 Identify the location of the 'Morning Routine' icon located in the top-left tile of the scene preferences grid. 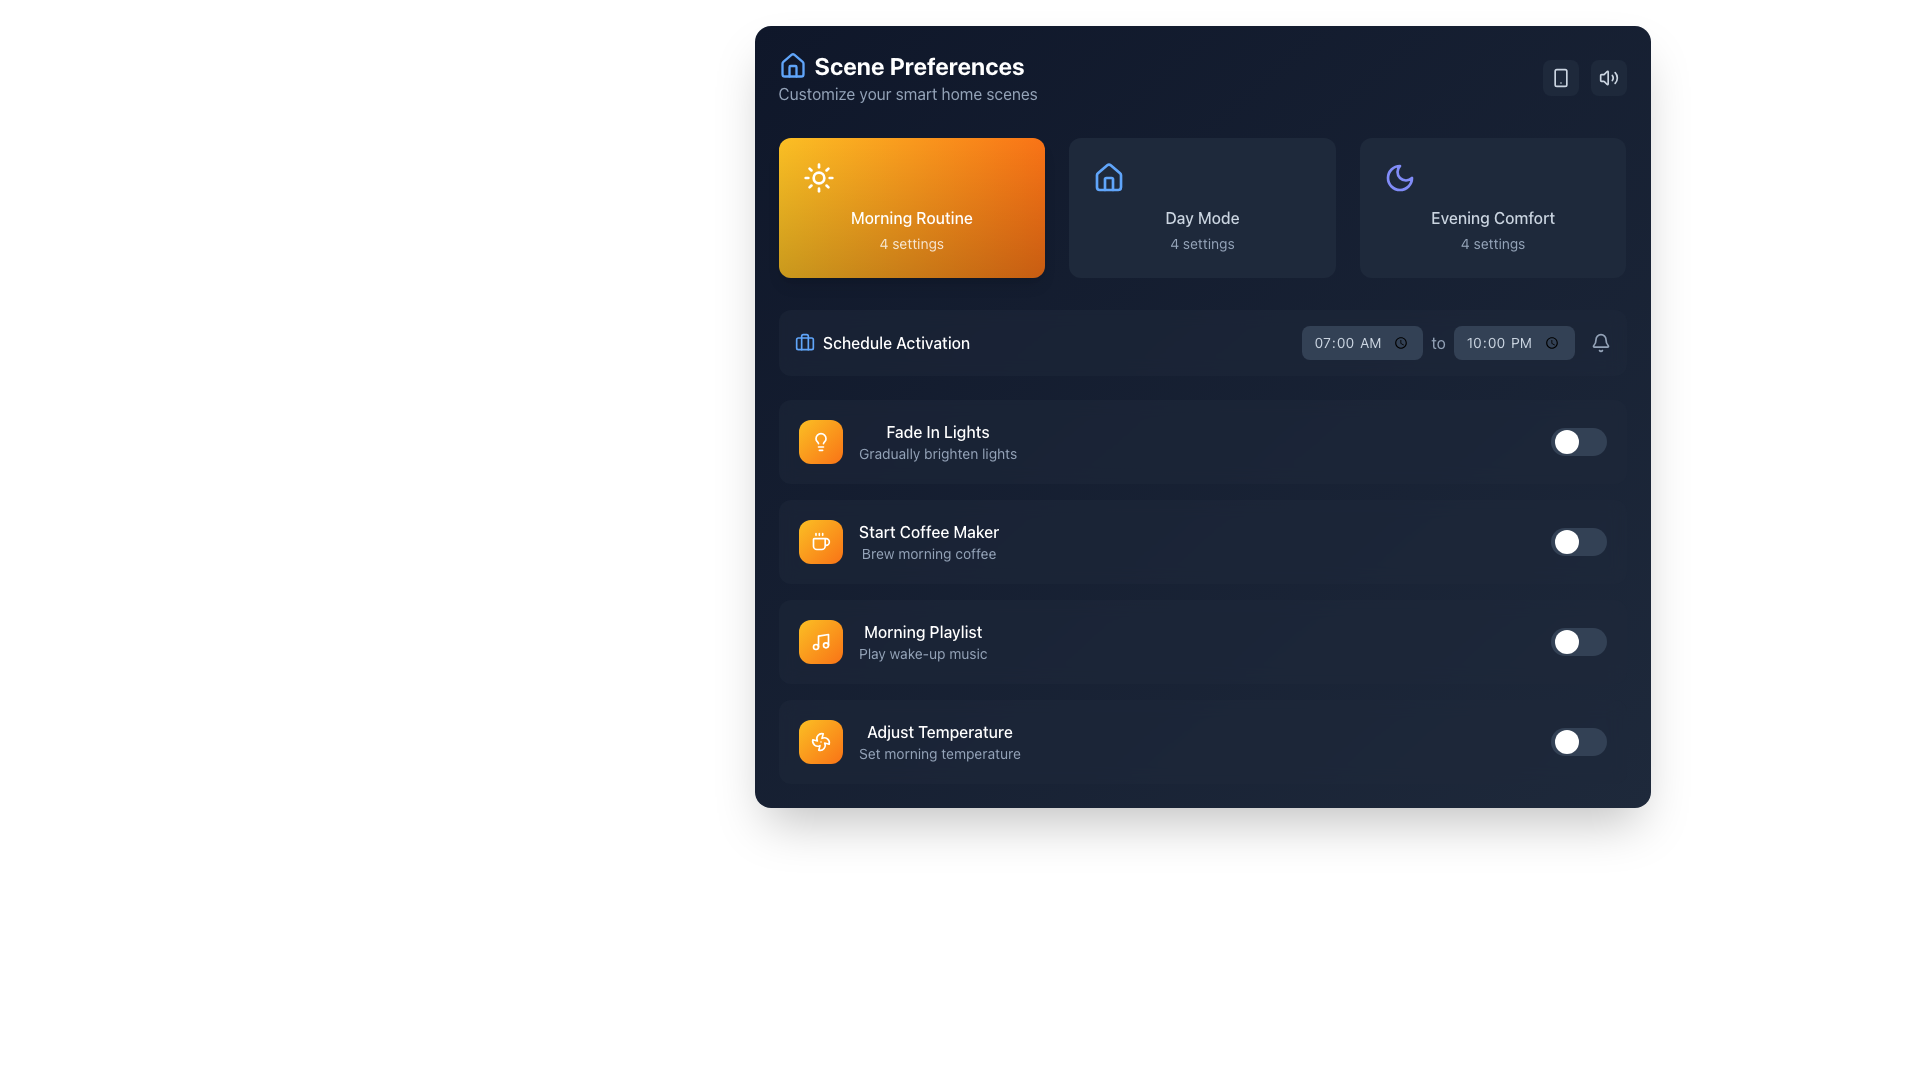
(820, 441).